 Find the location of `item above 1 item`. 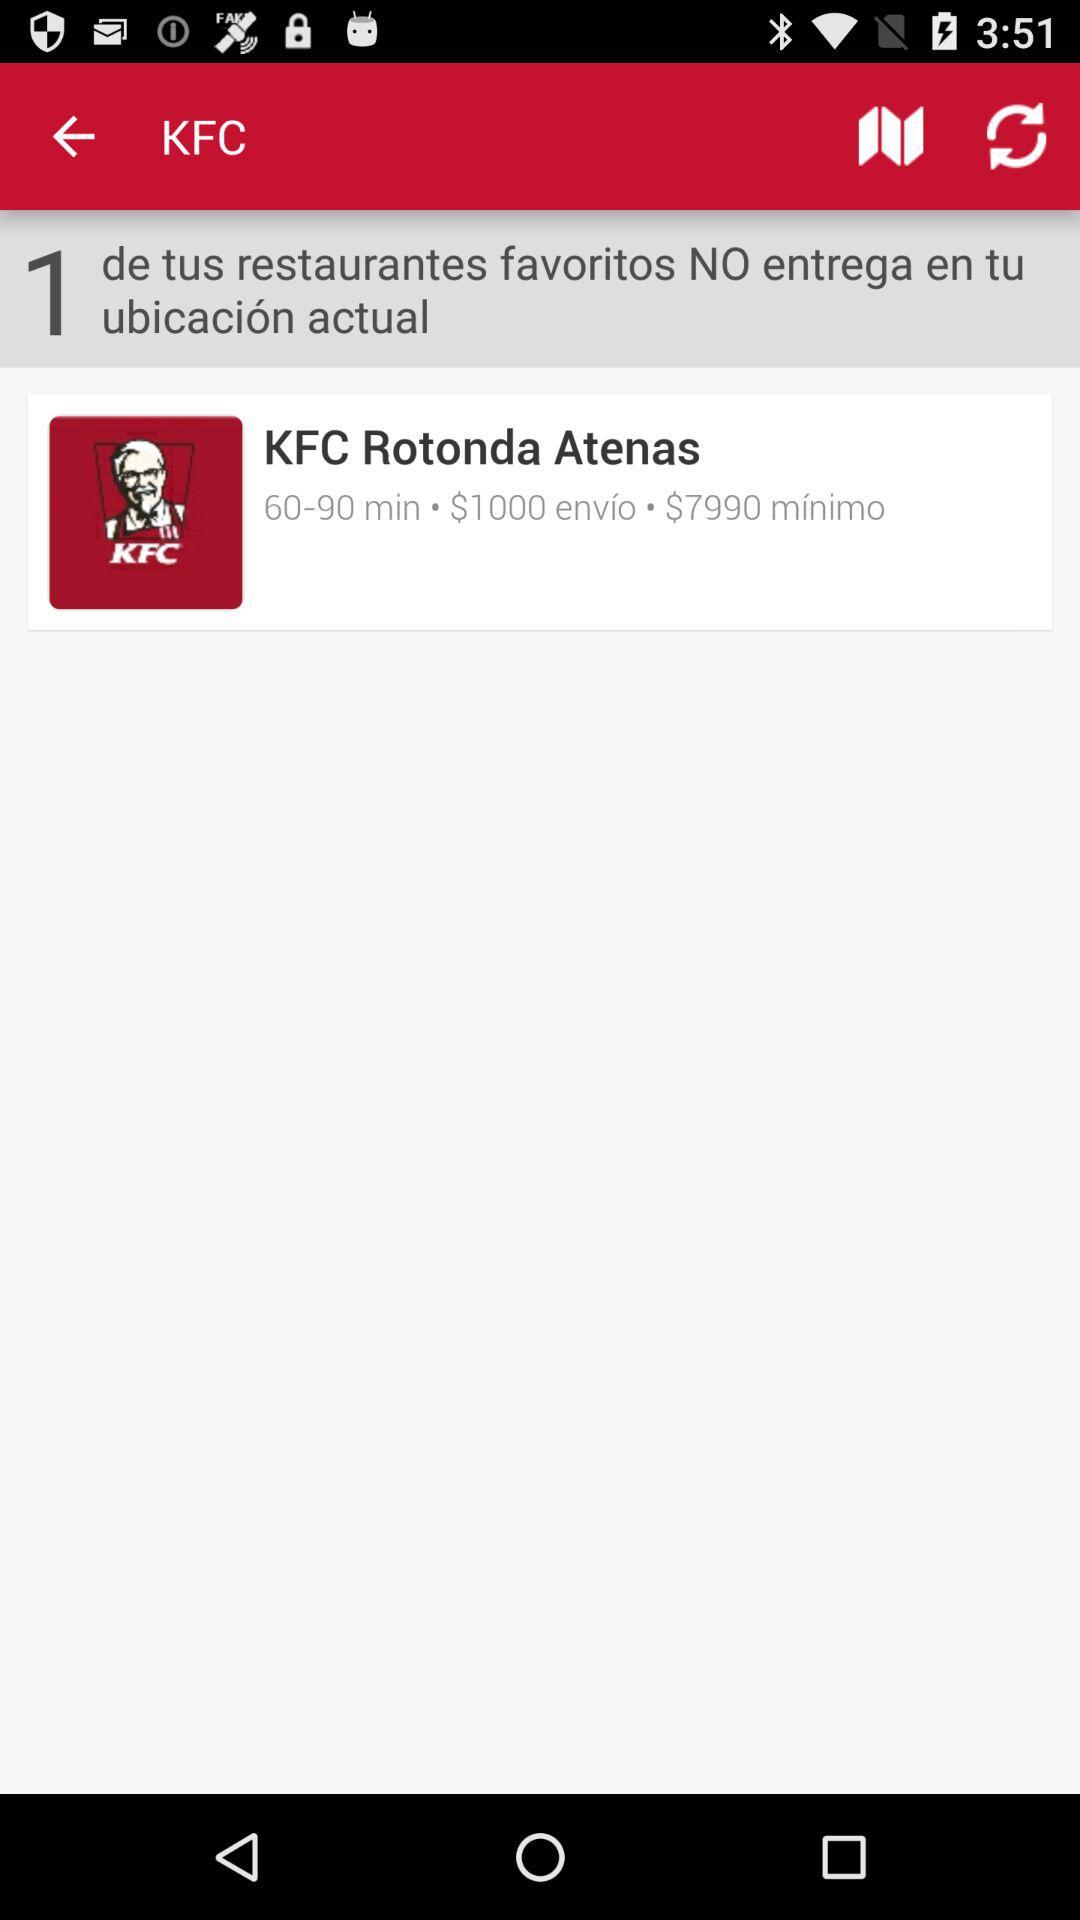

item above 1 item is located at coordinates (72, 135).